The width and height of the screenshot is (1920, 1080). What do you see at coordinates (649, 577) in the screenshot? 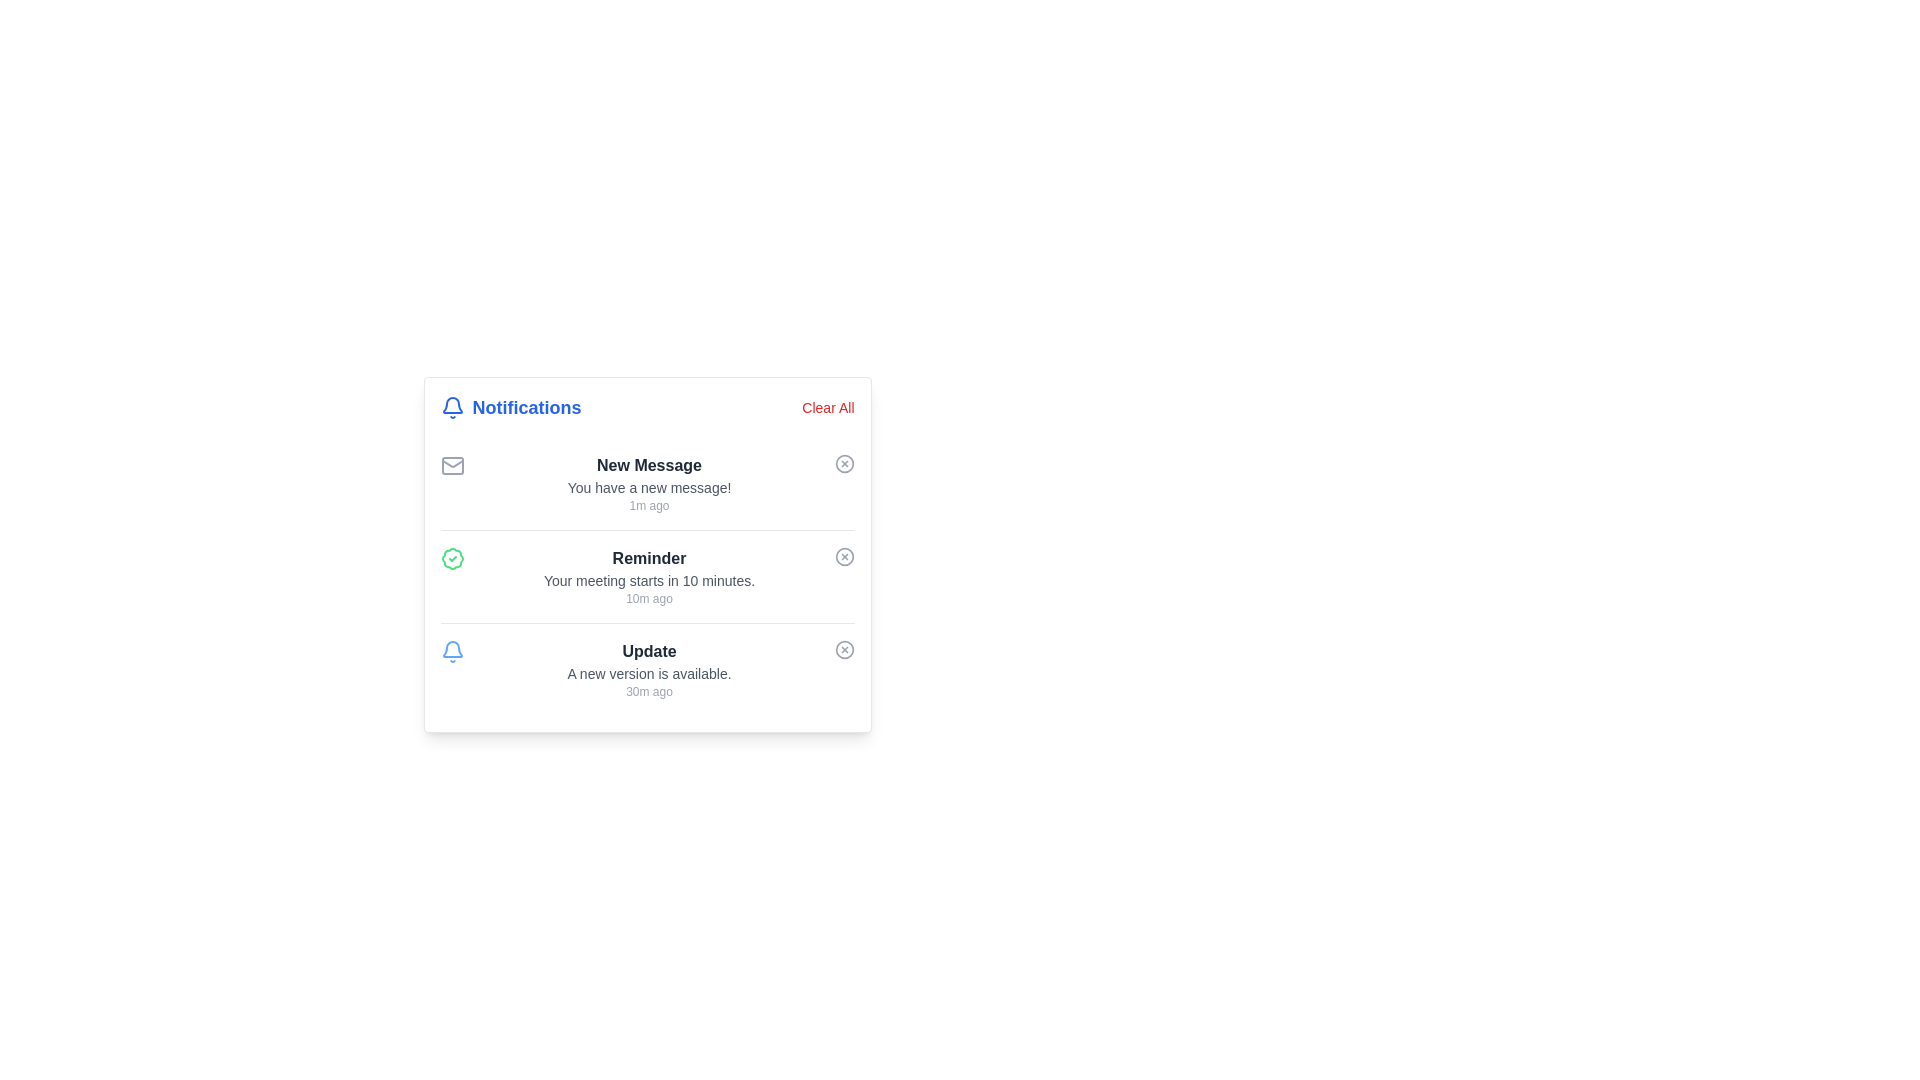
I see `the second notification item in the vertically arranged list that displays a reminder notification indicating that the meeting starts in 10 minutes` at bounding box center [649, 577].